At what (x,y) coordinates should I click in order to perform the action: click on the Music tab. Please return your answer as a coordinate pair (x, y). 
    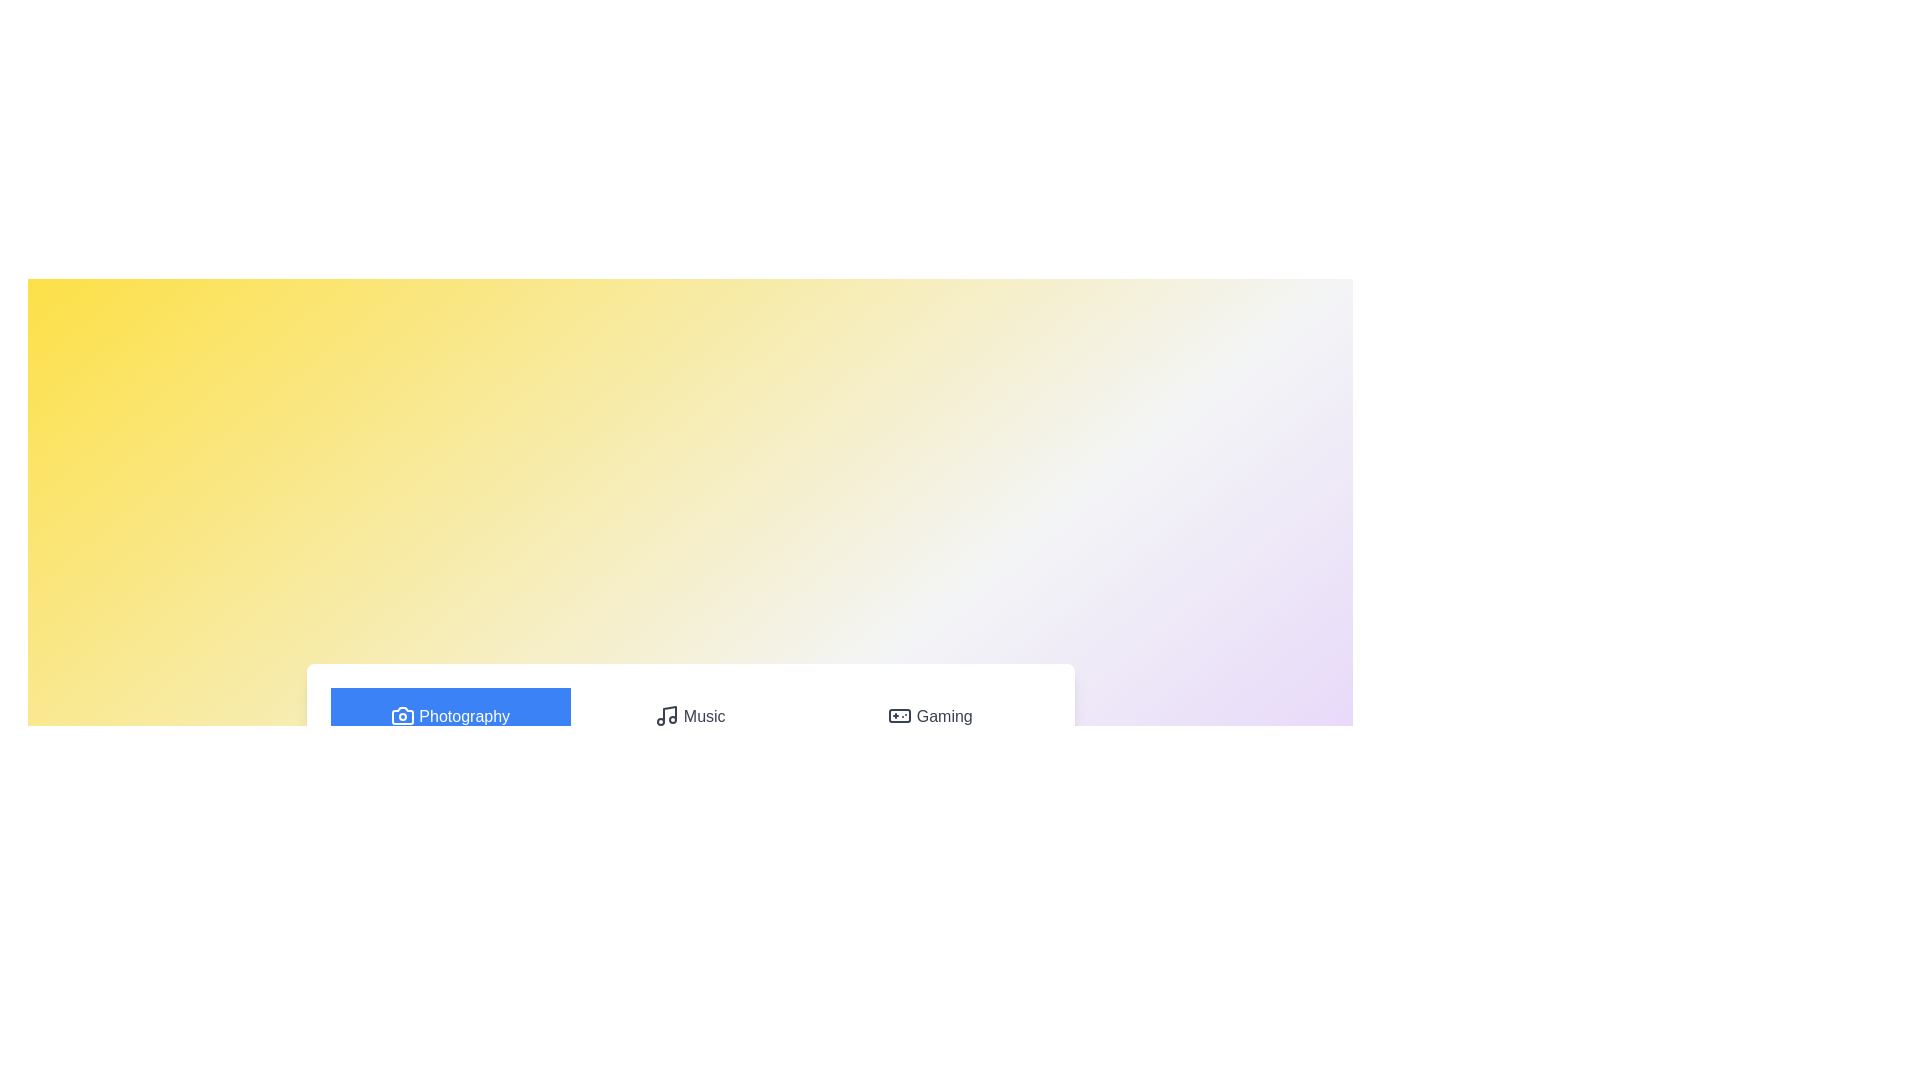
    Looking at the image, I should click on (690, 716).